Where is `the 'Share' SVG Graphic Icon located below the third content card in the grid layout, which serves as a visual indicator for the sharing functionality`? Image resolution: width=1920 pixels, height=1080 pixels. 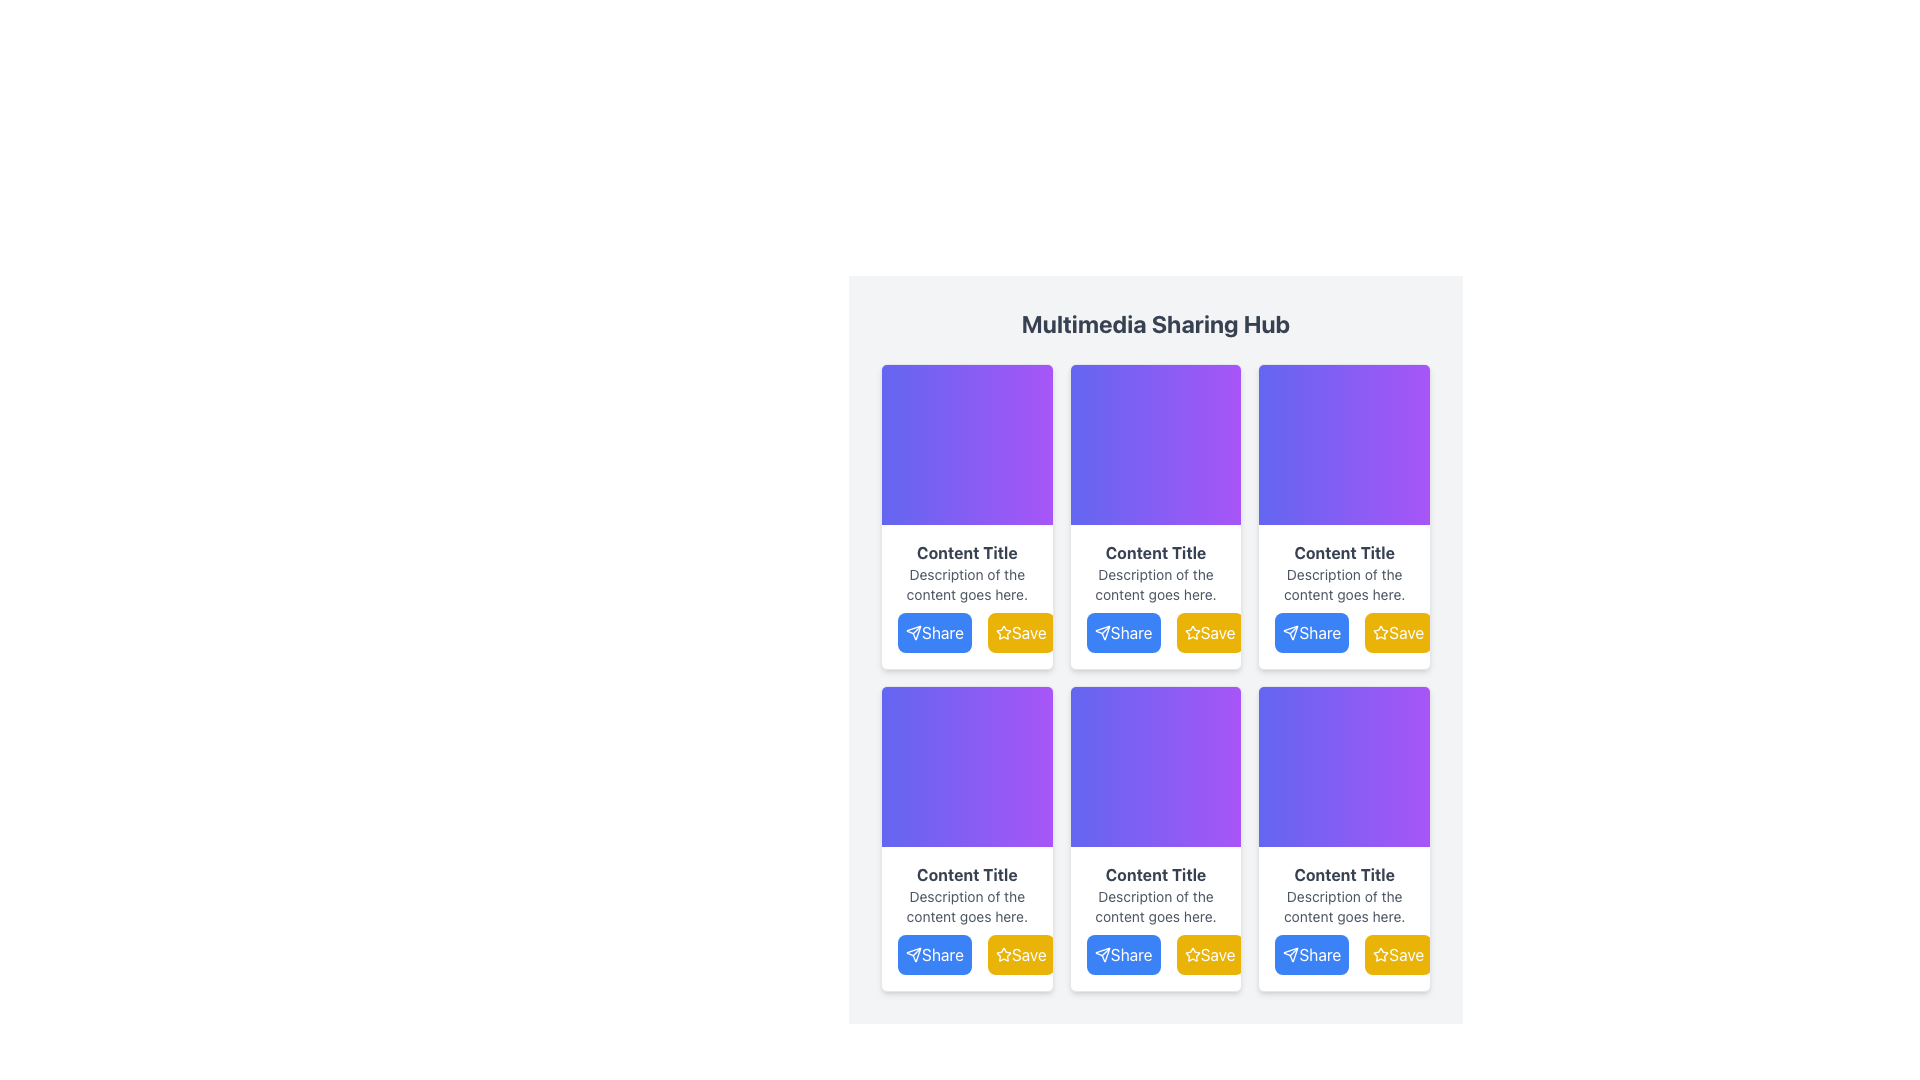
the 'Share' SVG Graphic Icon located below the third content card in the grid layout, which serves as a visual indicator for the sharing functionality is located at coordinates (1291, 632).